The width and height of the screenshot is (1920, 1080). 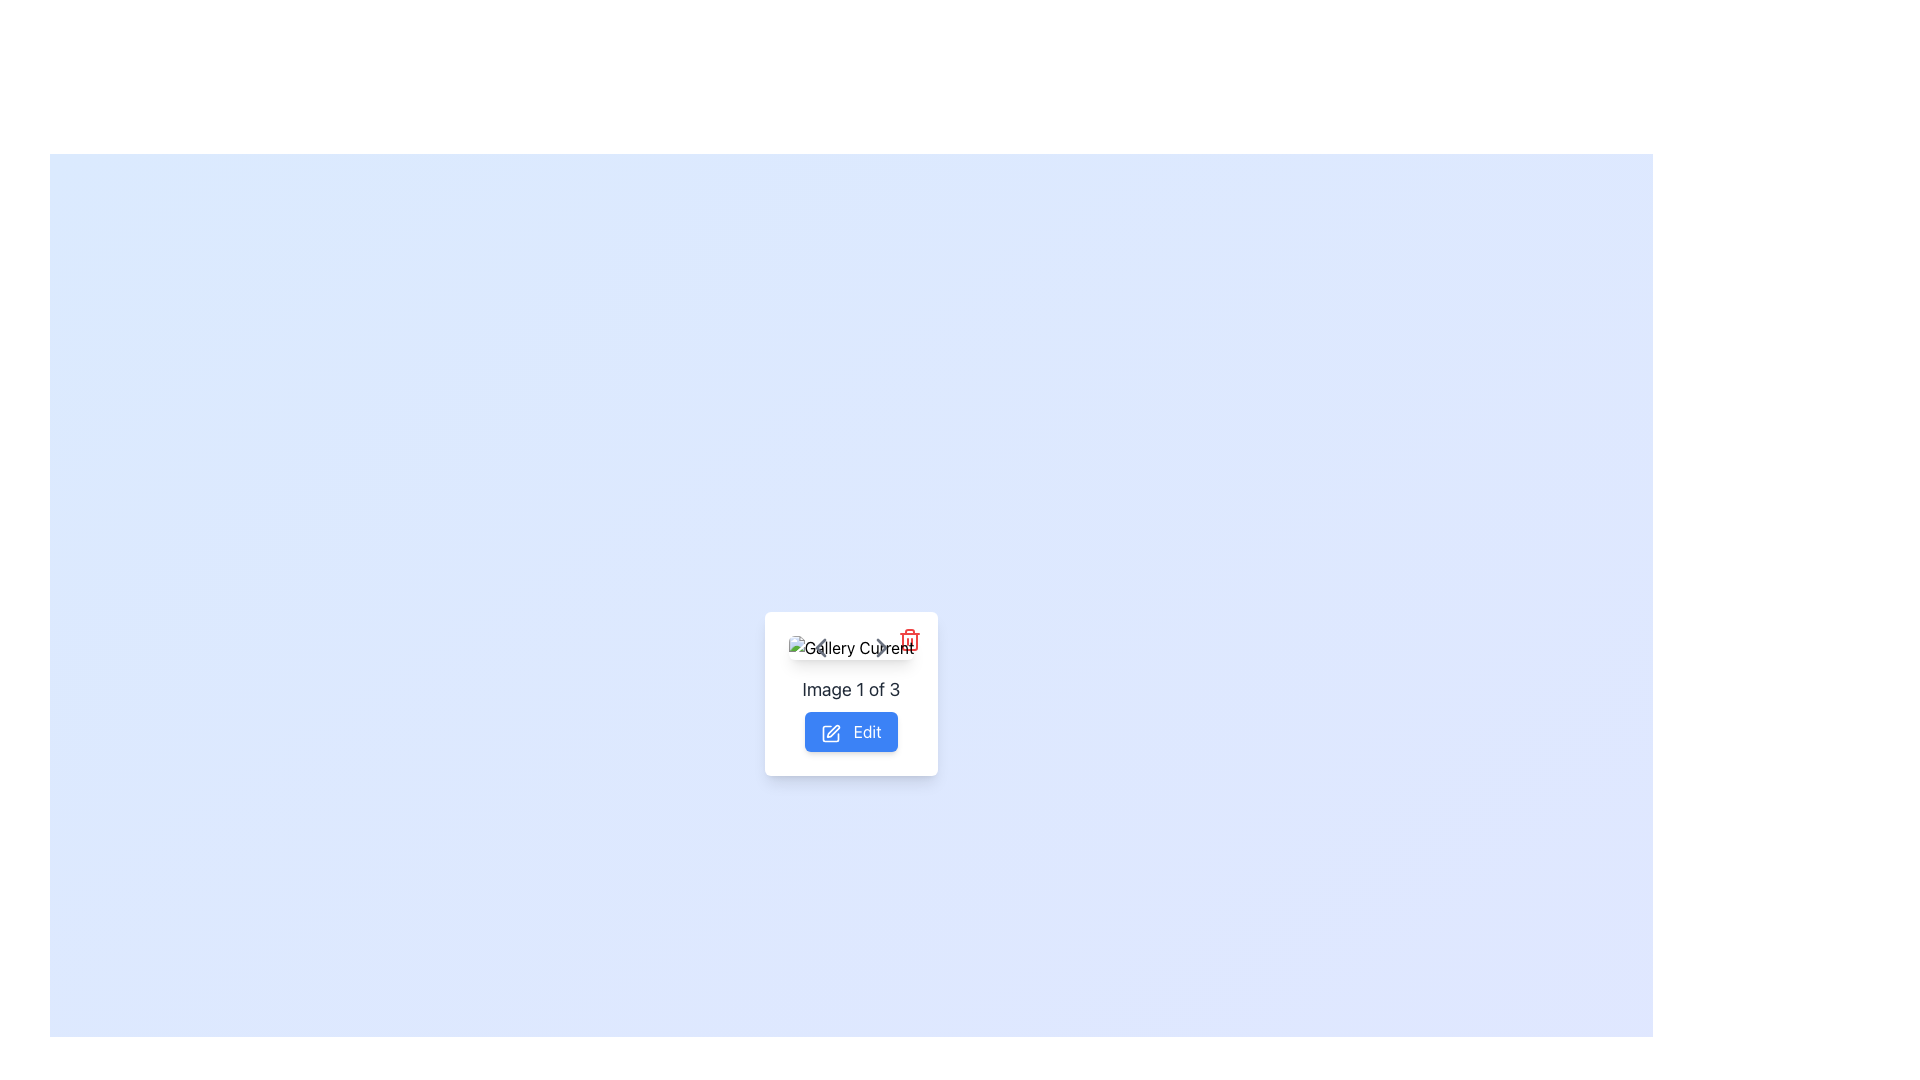 What do you see at coordinates (851, 689) in the screenshot?
I see `the descriptive text label that provides information about the current image number and the total images available in the slideshow, positioned above the 'Edit' button` at bounding box center [851, 689].